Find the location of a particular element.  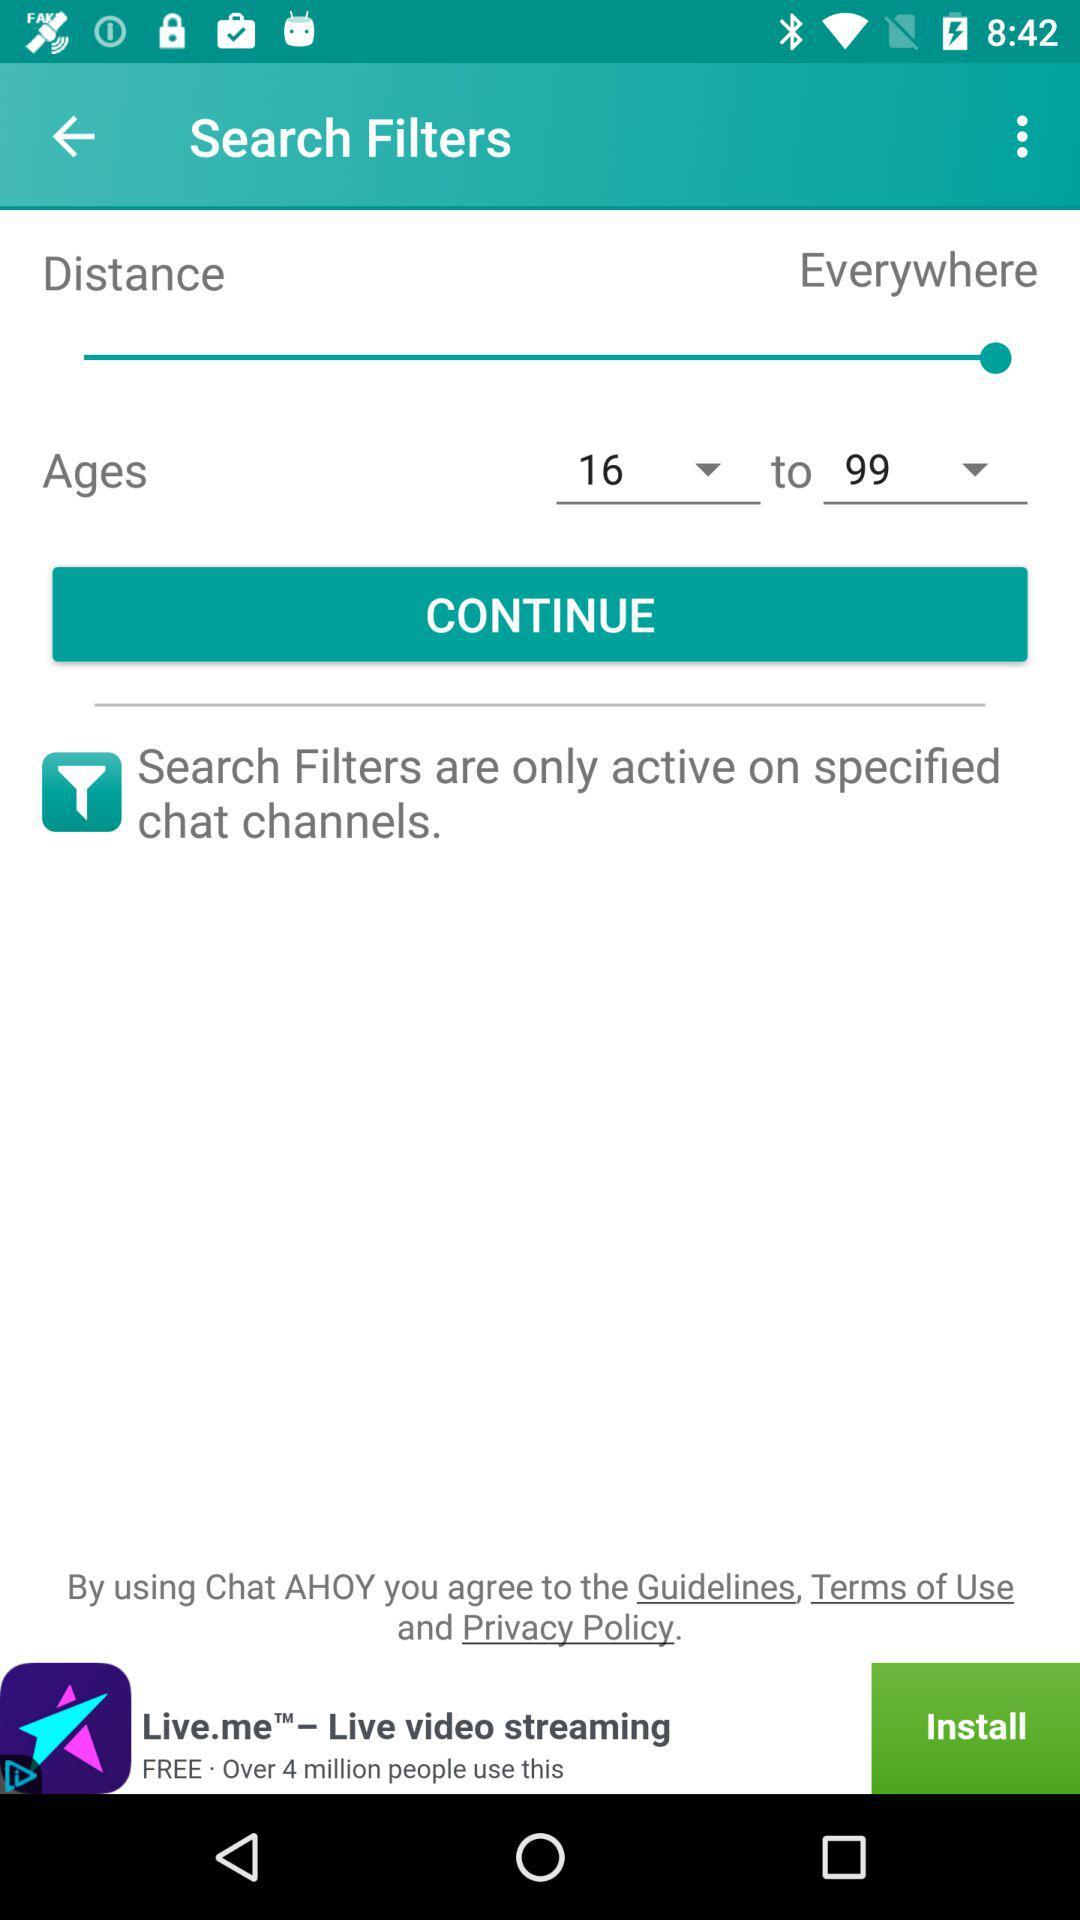

icon next to search filters is located at coordinates (72, 135).